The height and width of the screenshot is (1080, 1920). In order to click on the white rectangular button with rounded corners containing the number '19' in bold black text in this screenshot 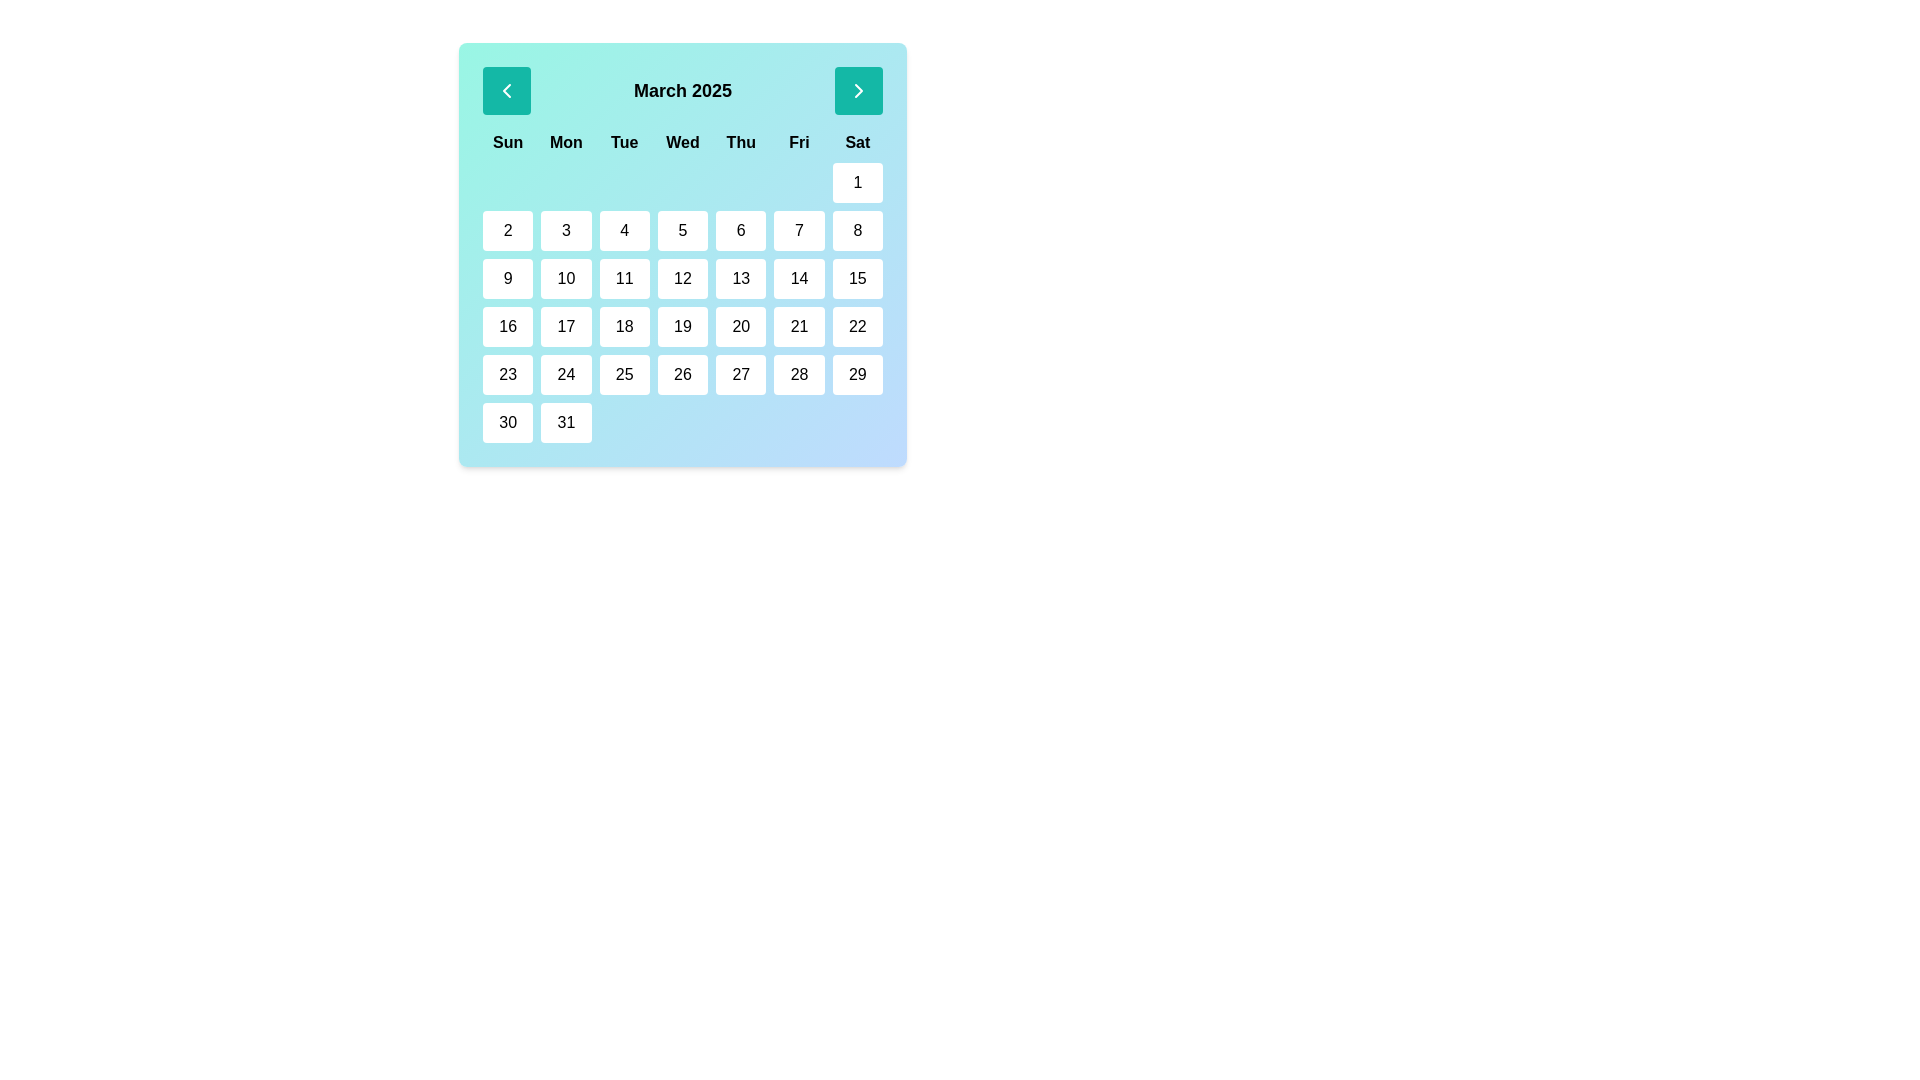, I will do `click(682, 326)`.